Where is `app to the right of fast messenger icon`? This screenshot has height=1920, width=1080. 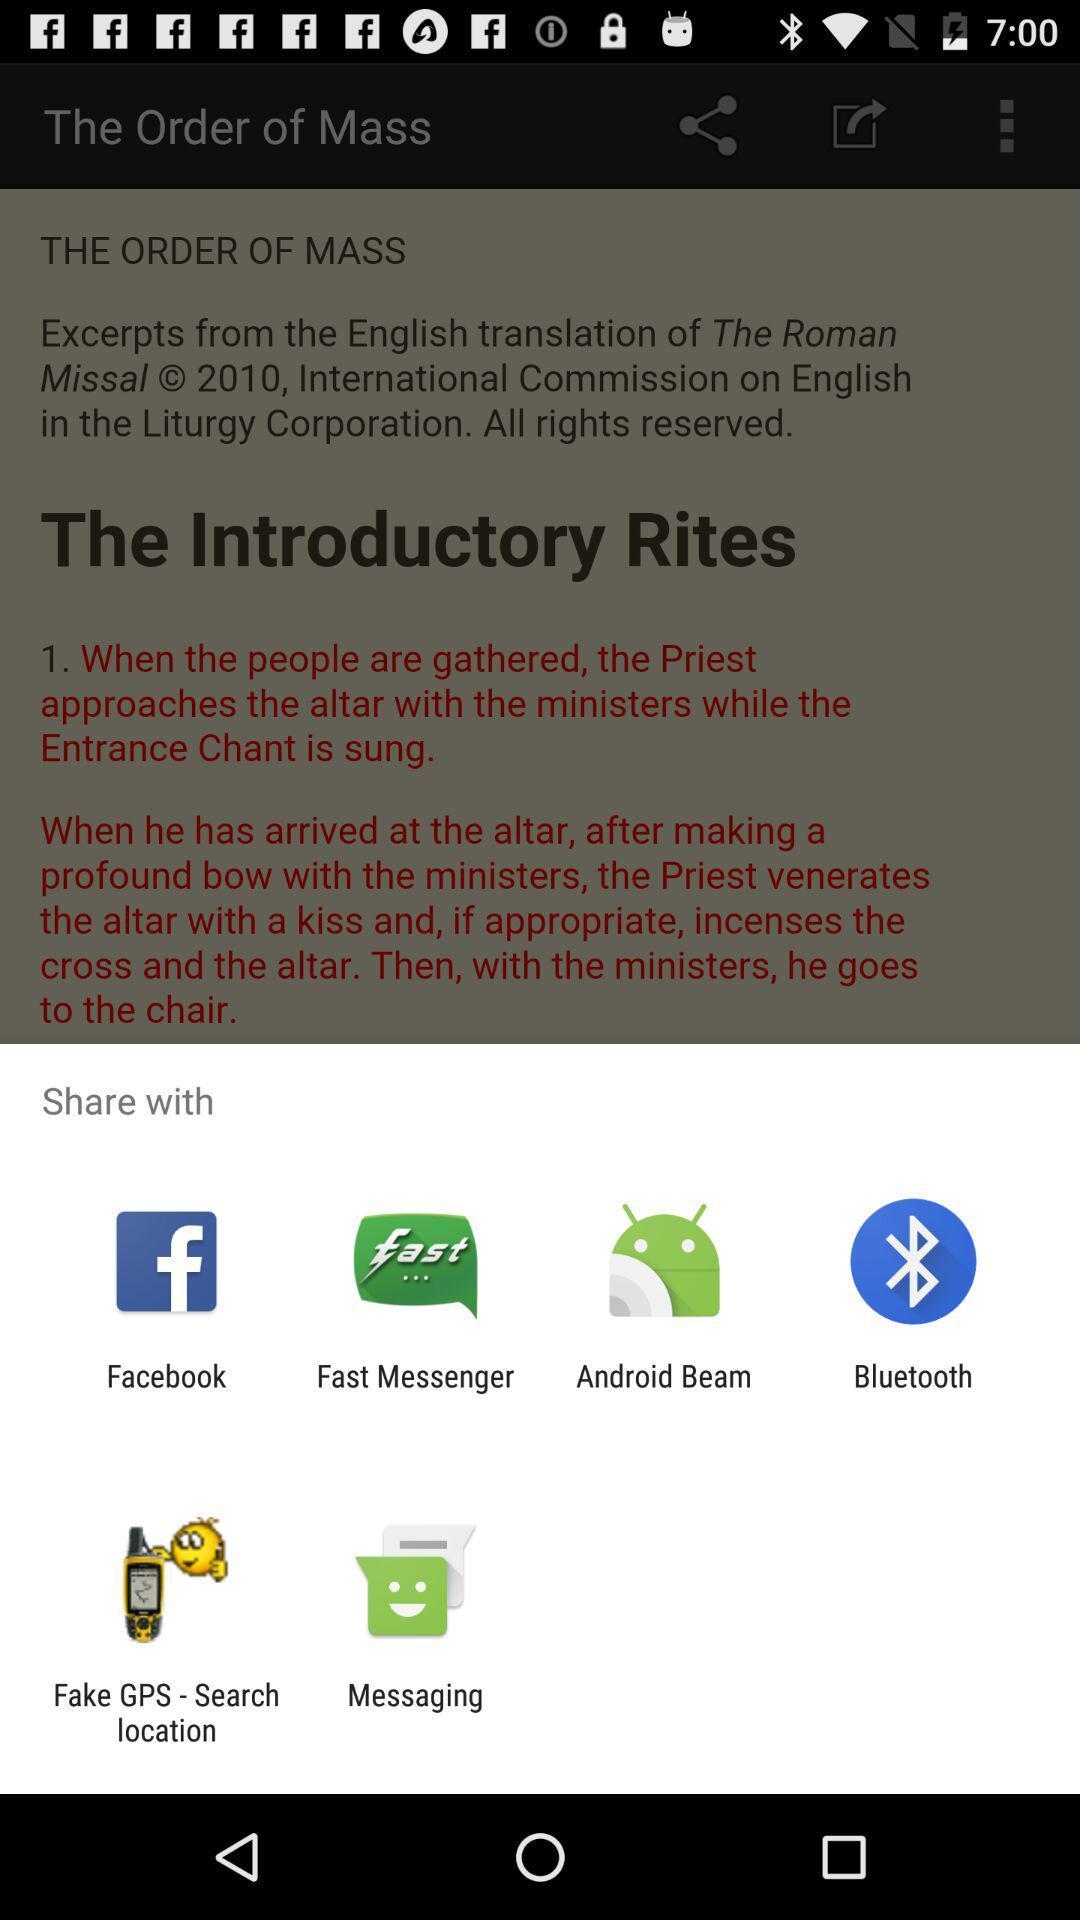
app to the right of fast messenger icon is located at coordinates (664, 1392).